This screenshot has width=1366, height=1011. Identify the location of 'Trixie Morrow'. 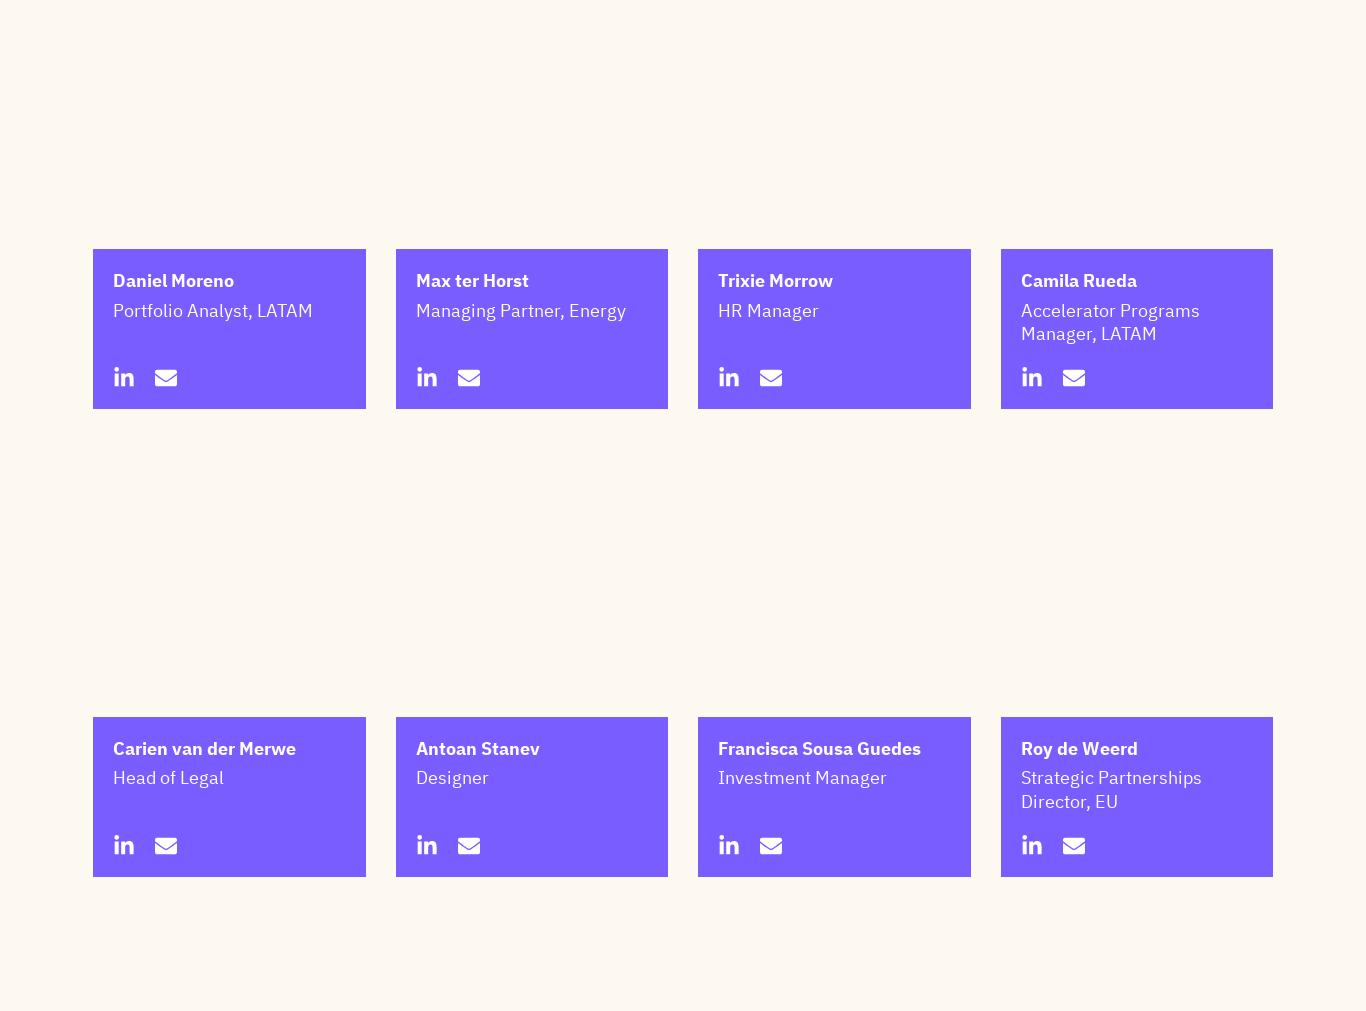
(775, 379).